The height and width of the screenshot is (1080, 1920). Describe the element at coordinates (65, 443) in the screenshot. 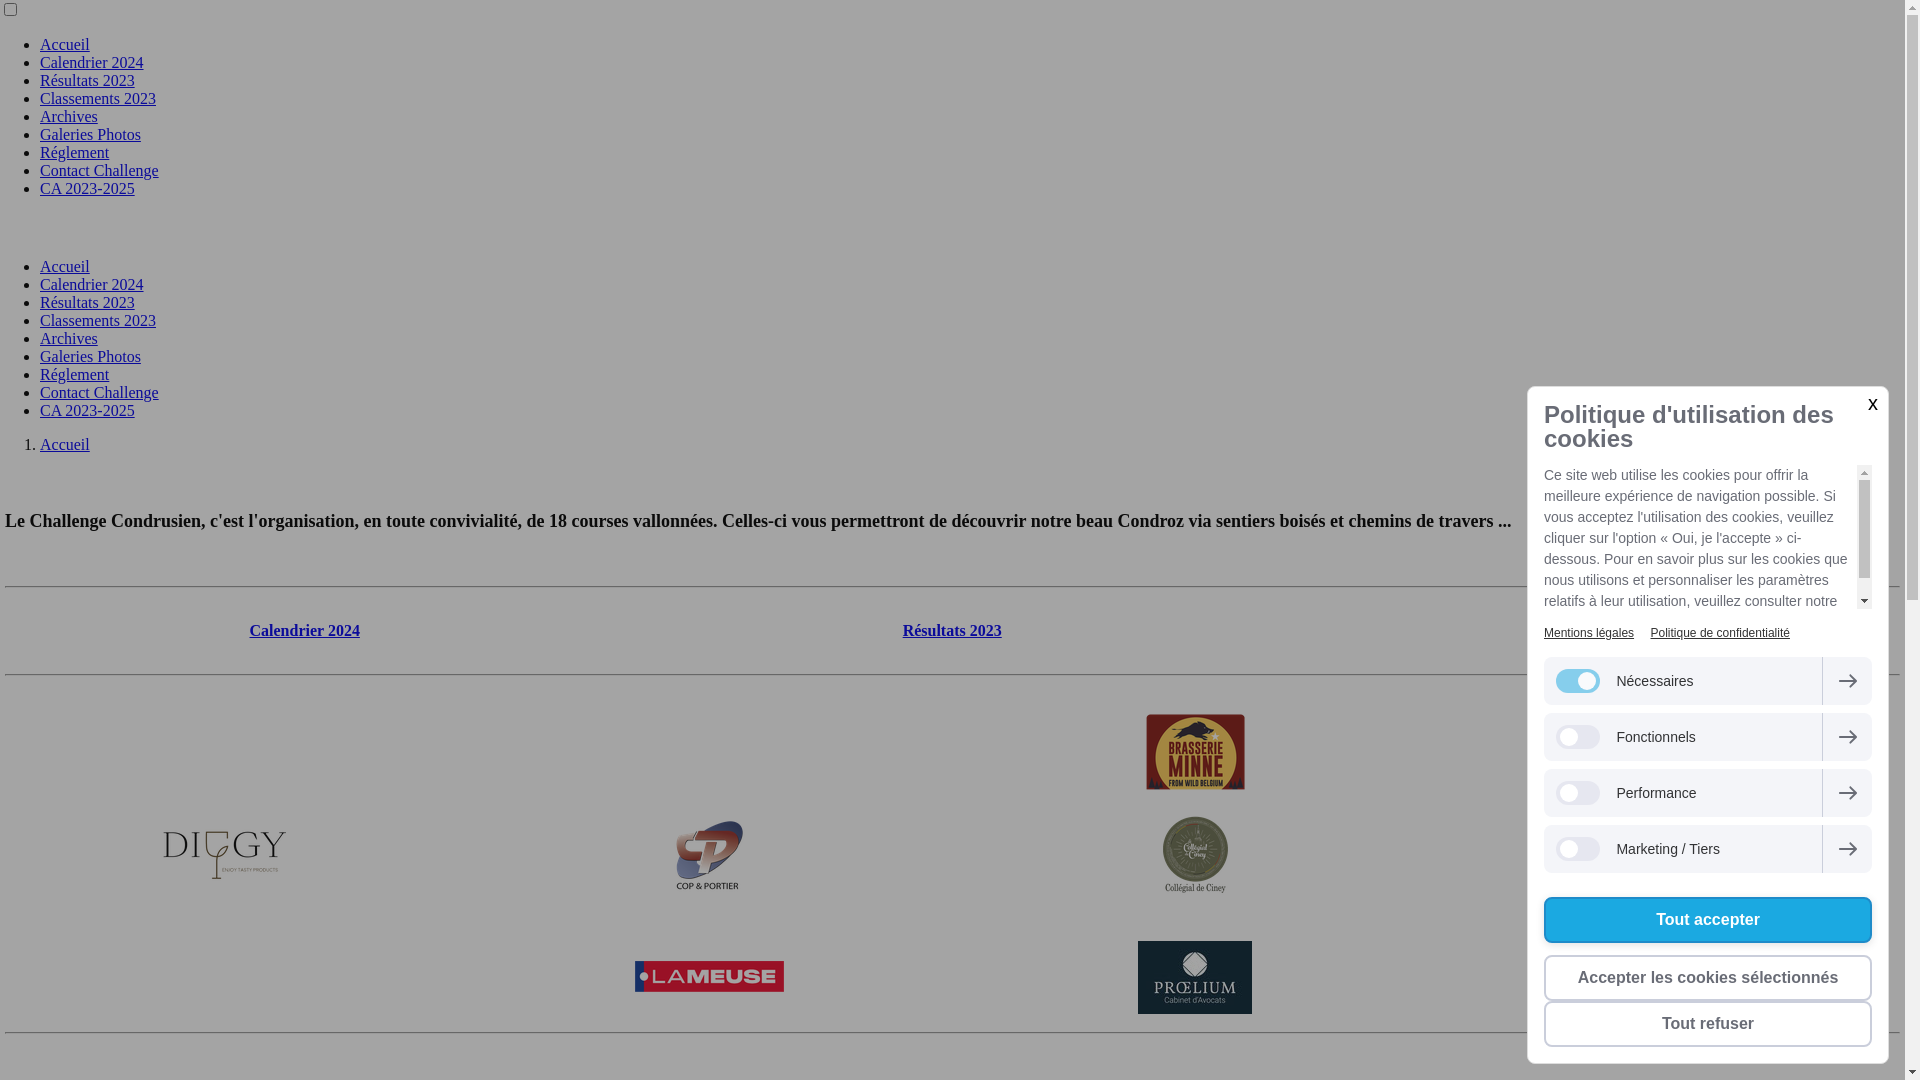

I see `'Accueil'` at that location.